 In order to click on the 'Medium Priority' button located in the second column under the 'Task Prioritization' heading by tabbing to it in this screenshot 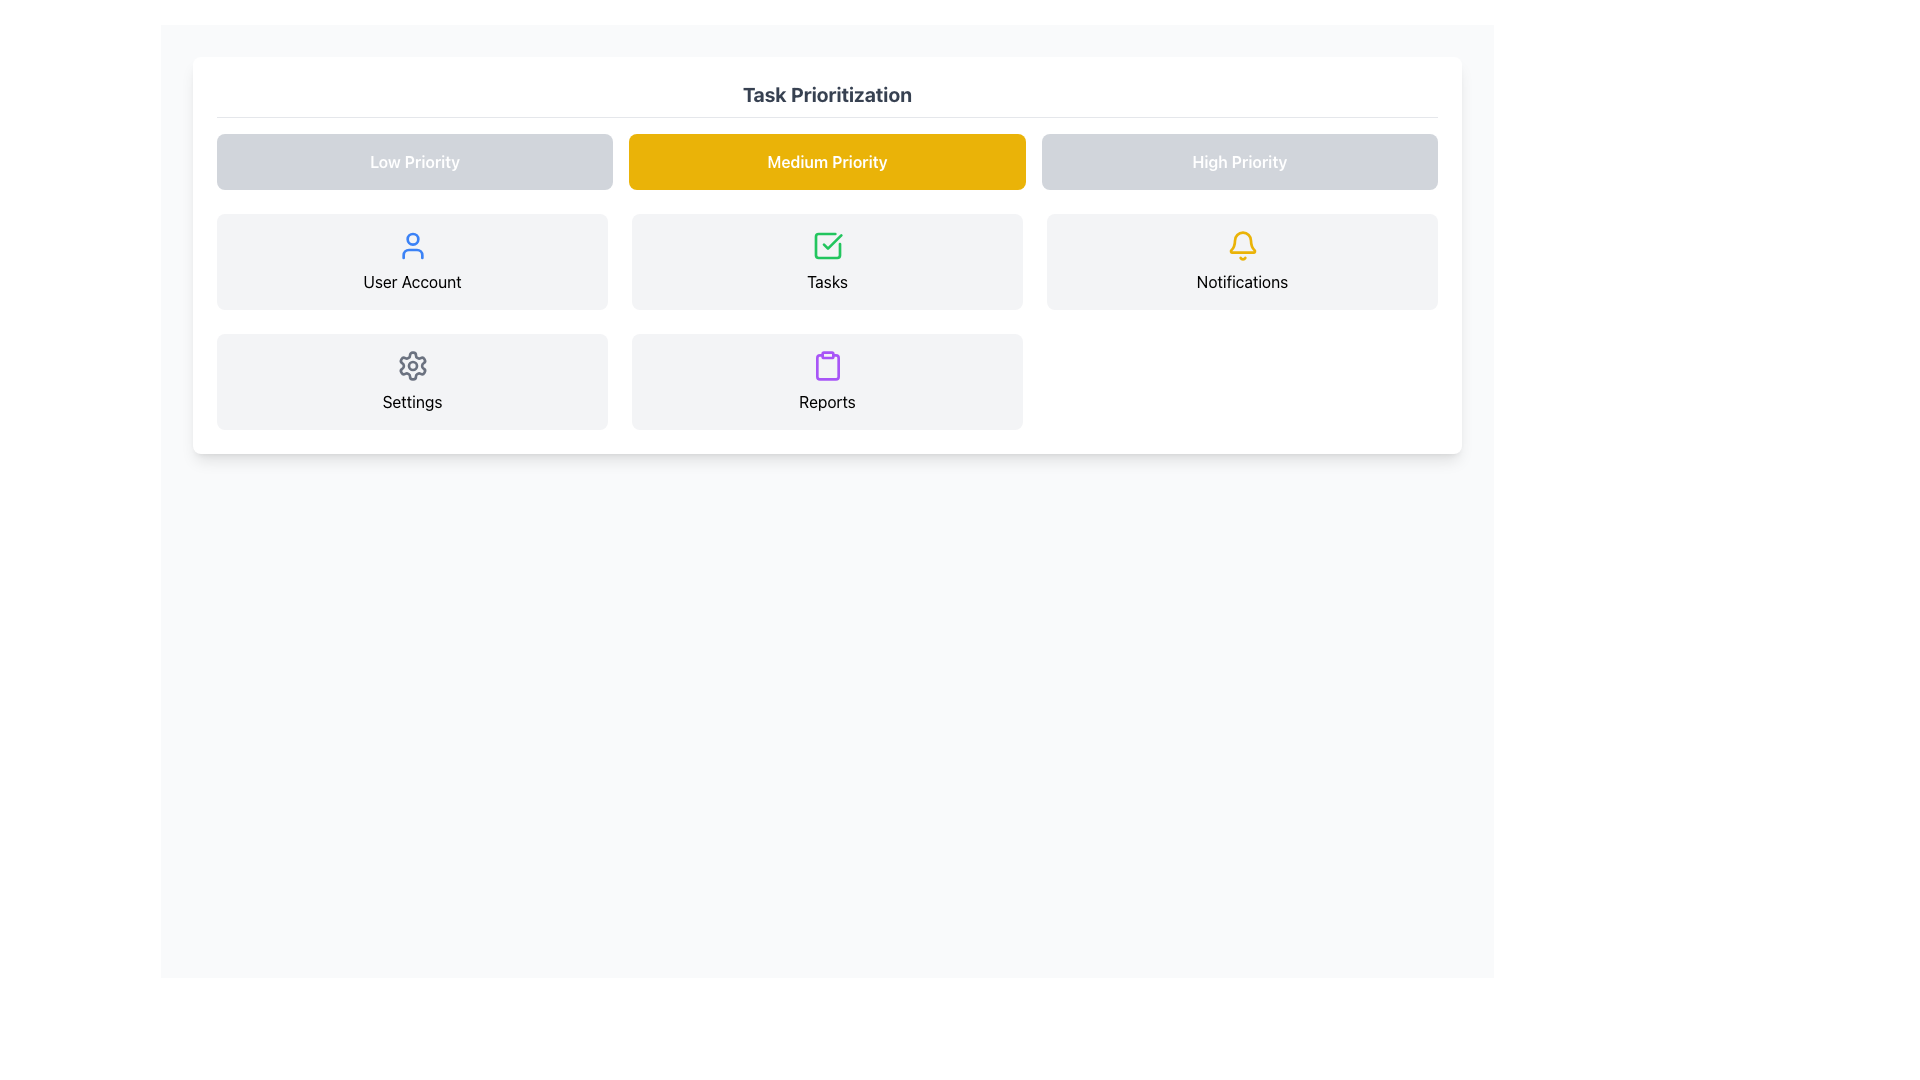, I will do `click(827, 161)`.